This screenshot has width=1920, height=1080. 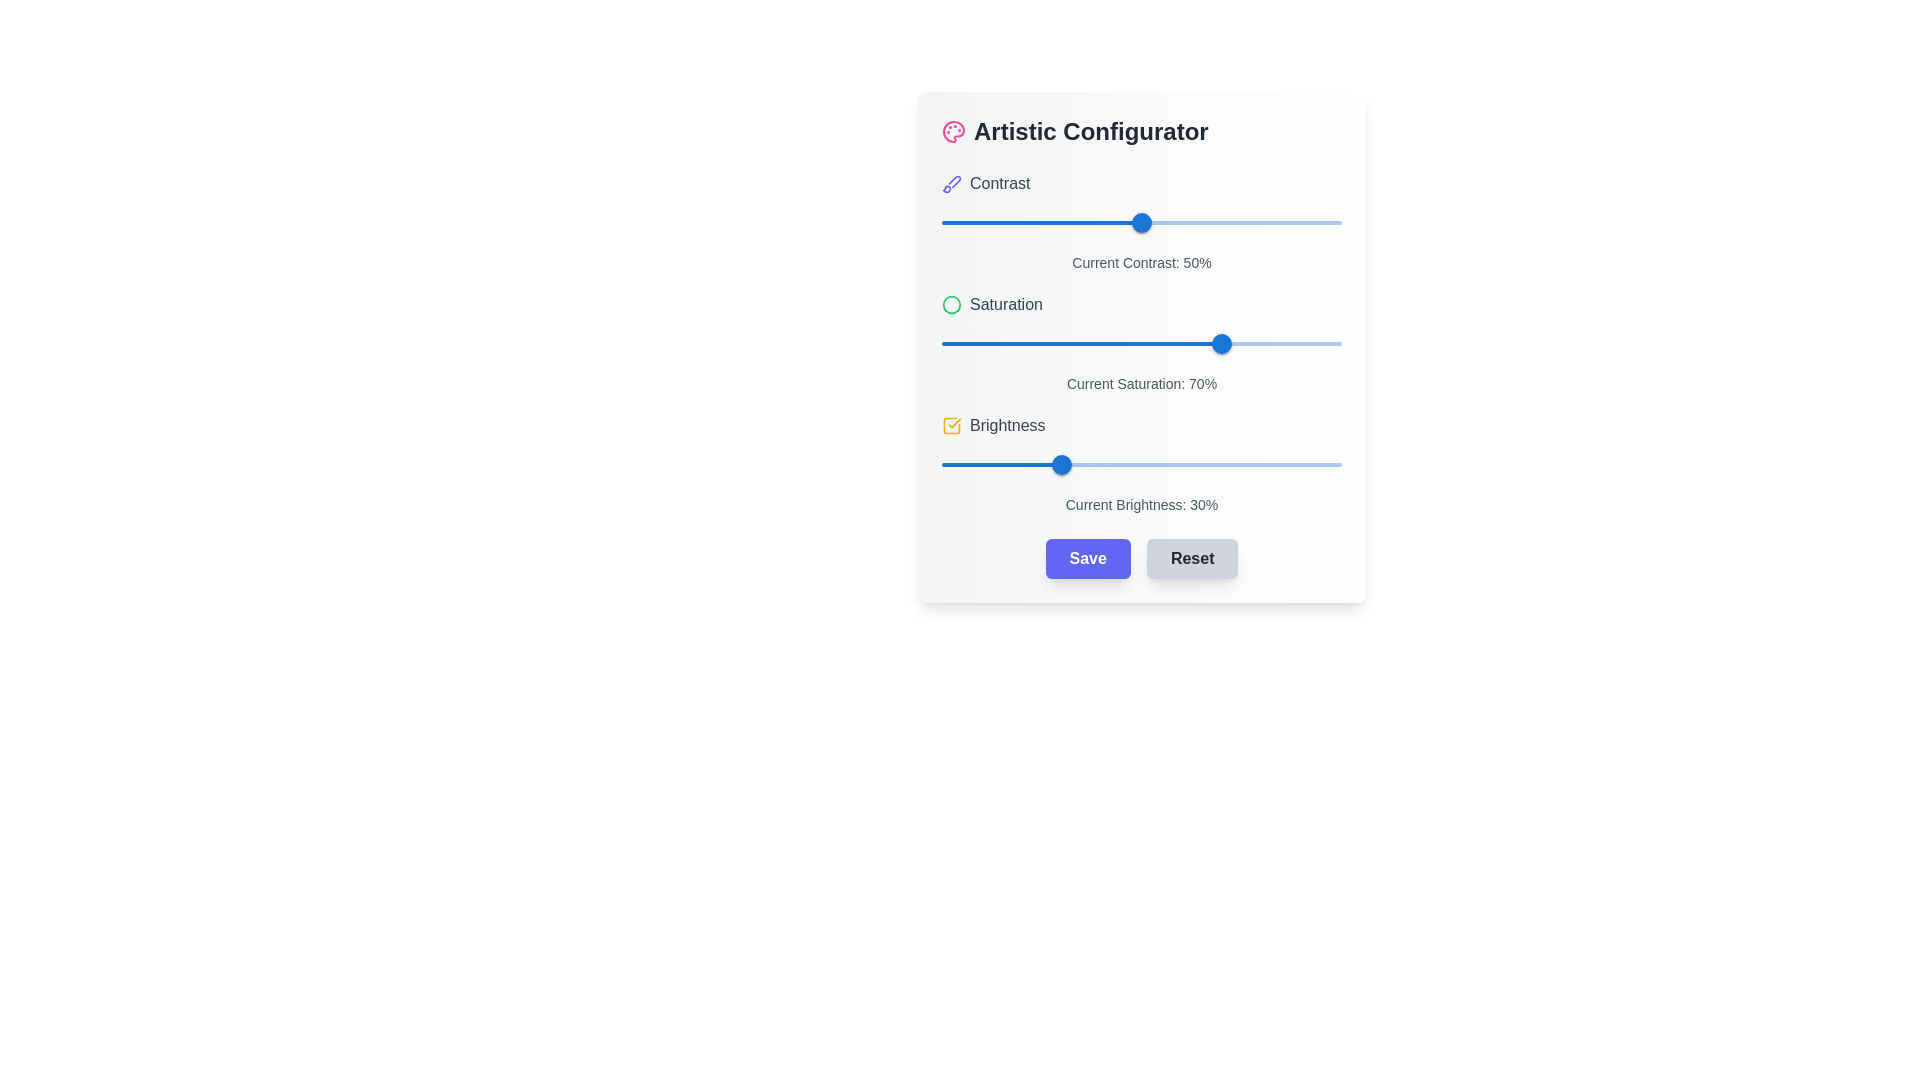 What do you see at coordinates (949, 223) in the screenshot?
I see `the contrast level` at bounding box center [949, 223].